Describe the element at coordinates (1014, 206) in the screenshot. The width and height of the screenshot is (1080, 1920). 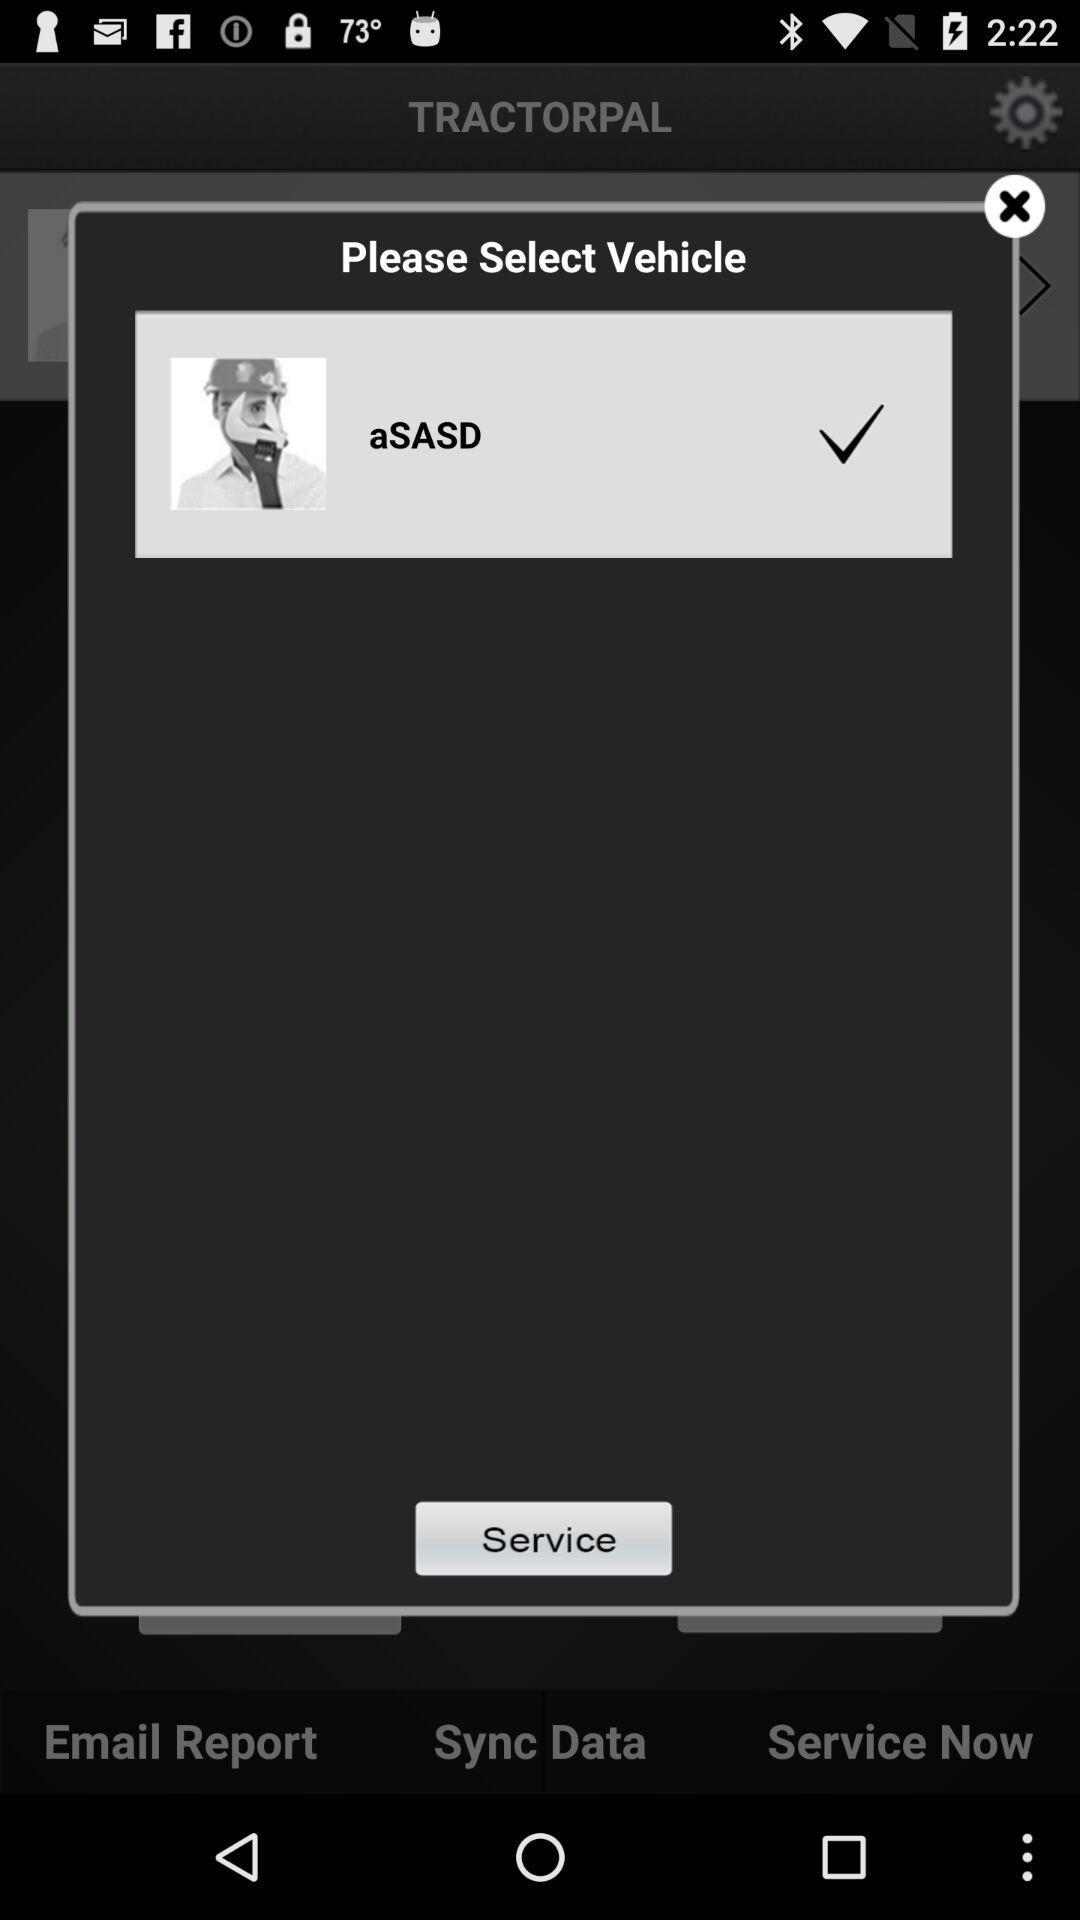
I see `page` at that location.